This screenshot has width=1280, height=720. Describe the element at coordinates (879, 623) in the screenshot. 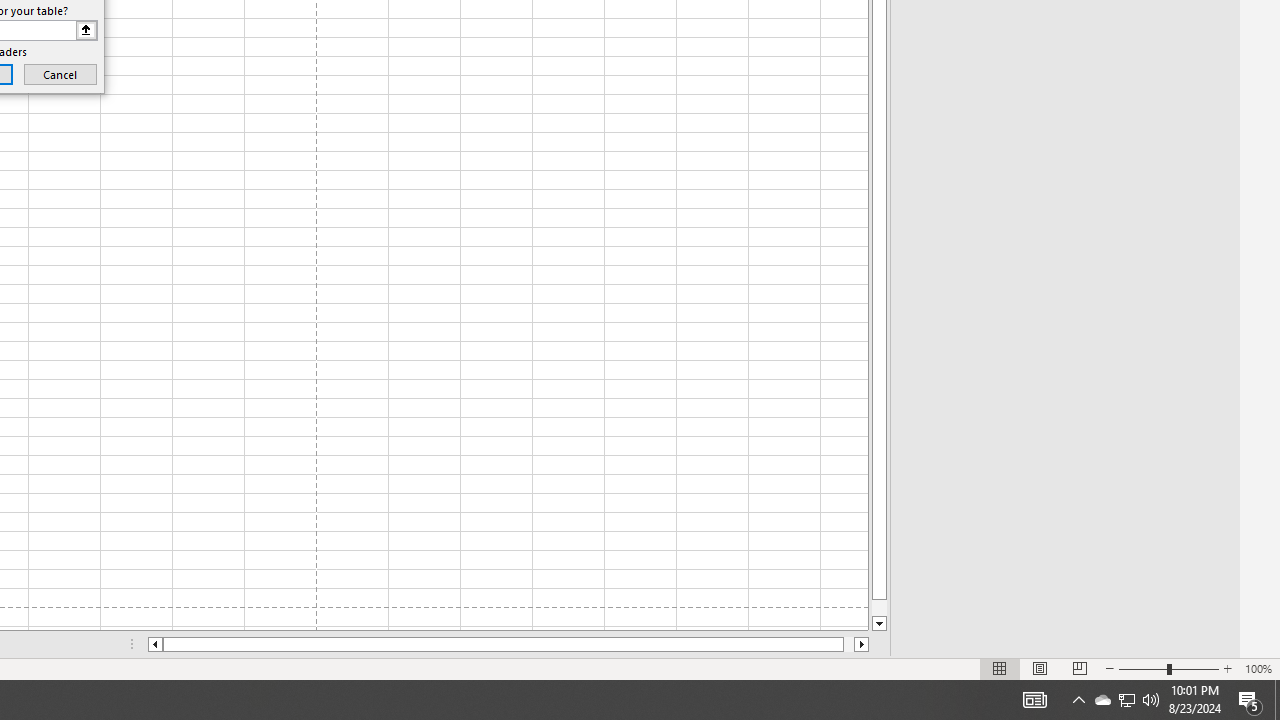

I see `'Line down'` at that location.